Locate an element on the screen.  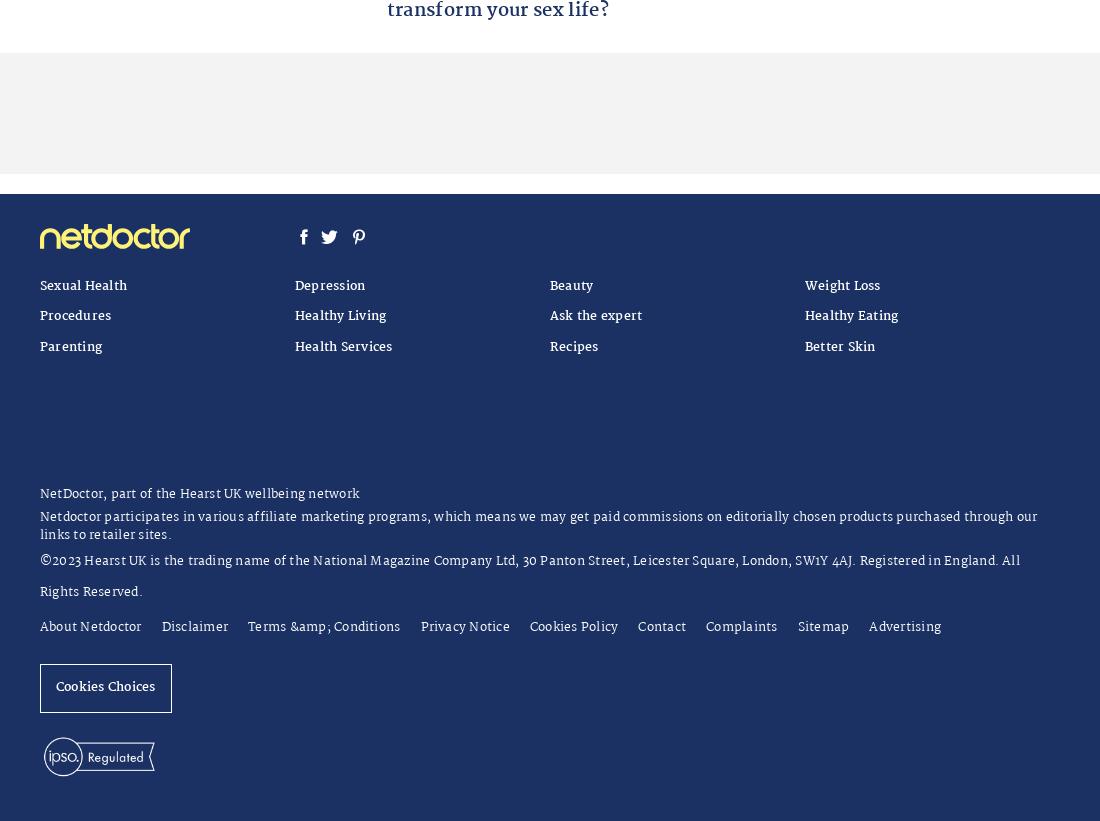
'Sexual Health' is located at coordinates (83, 284).